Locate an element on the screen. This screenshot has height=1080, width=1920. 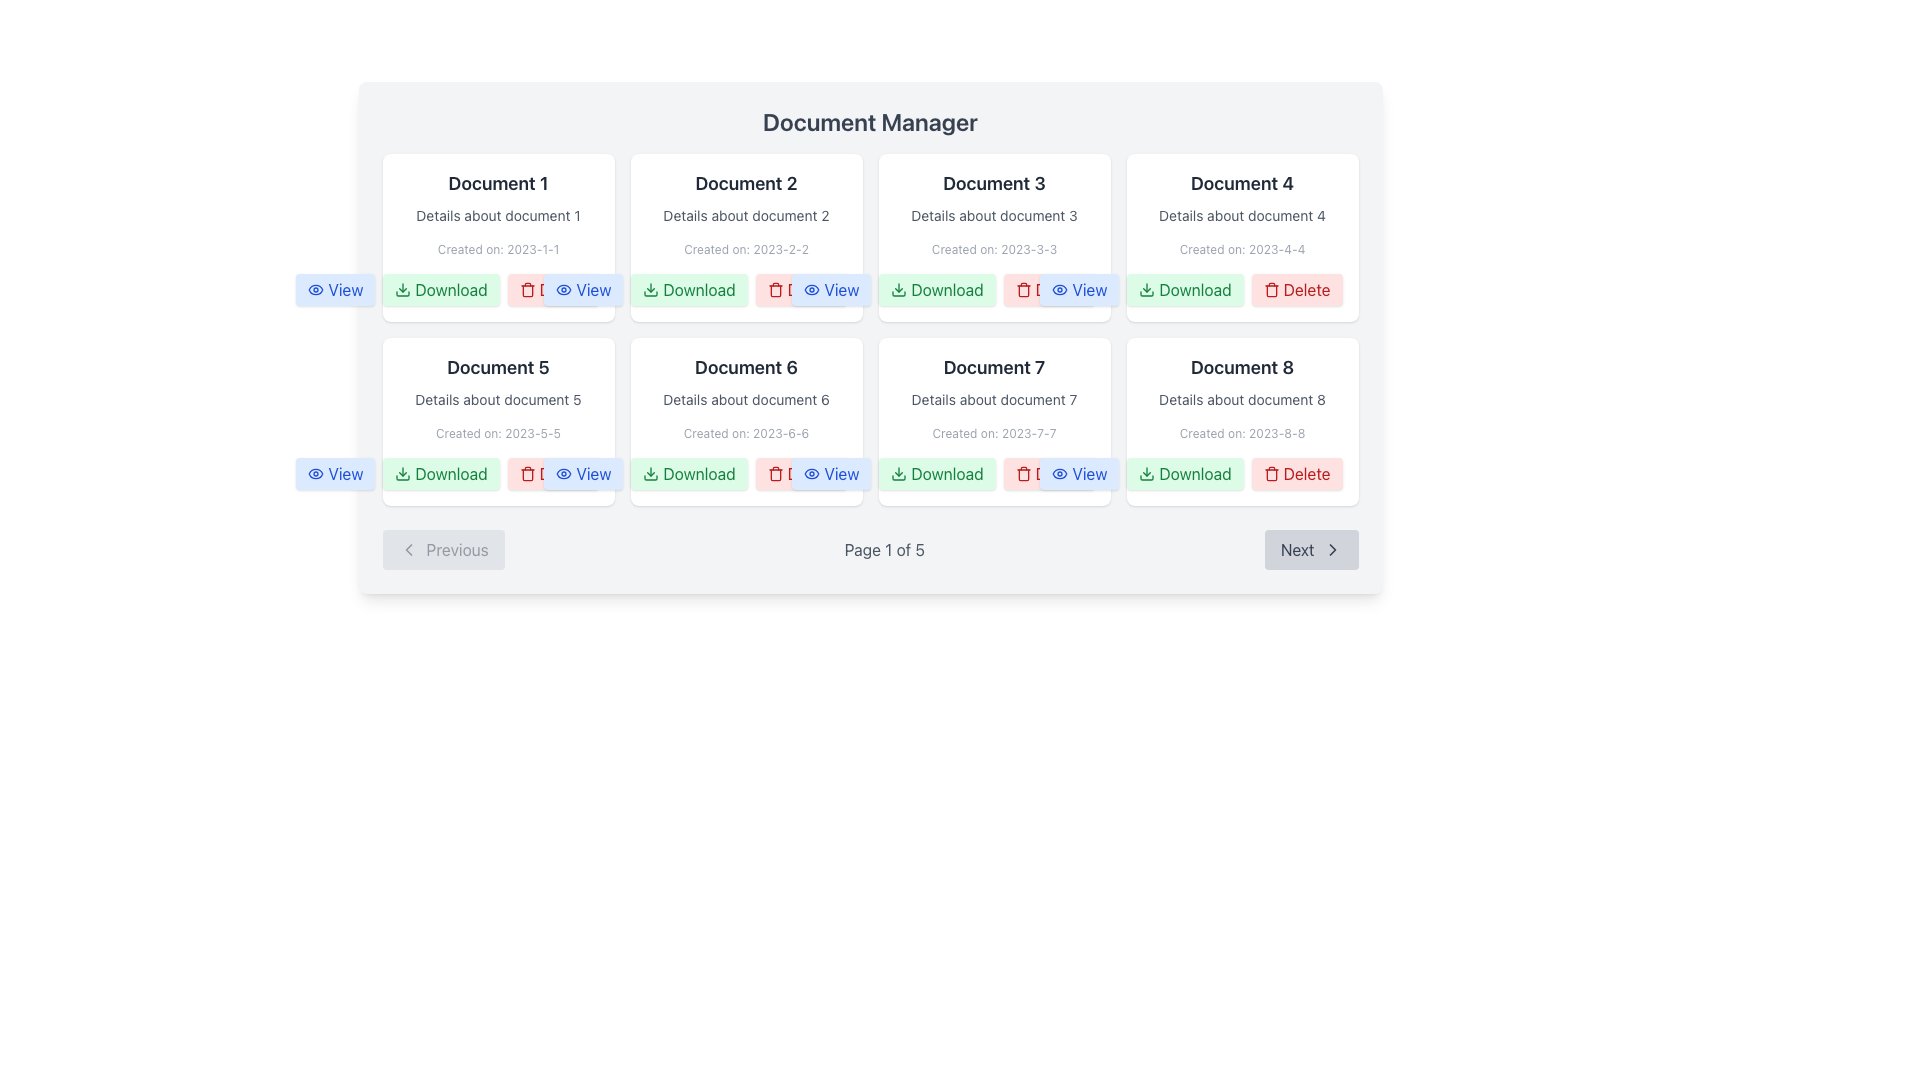
the panel displaying details for 'Document 3' is located at coordinates (994, 237).